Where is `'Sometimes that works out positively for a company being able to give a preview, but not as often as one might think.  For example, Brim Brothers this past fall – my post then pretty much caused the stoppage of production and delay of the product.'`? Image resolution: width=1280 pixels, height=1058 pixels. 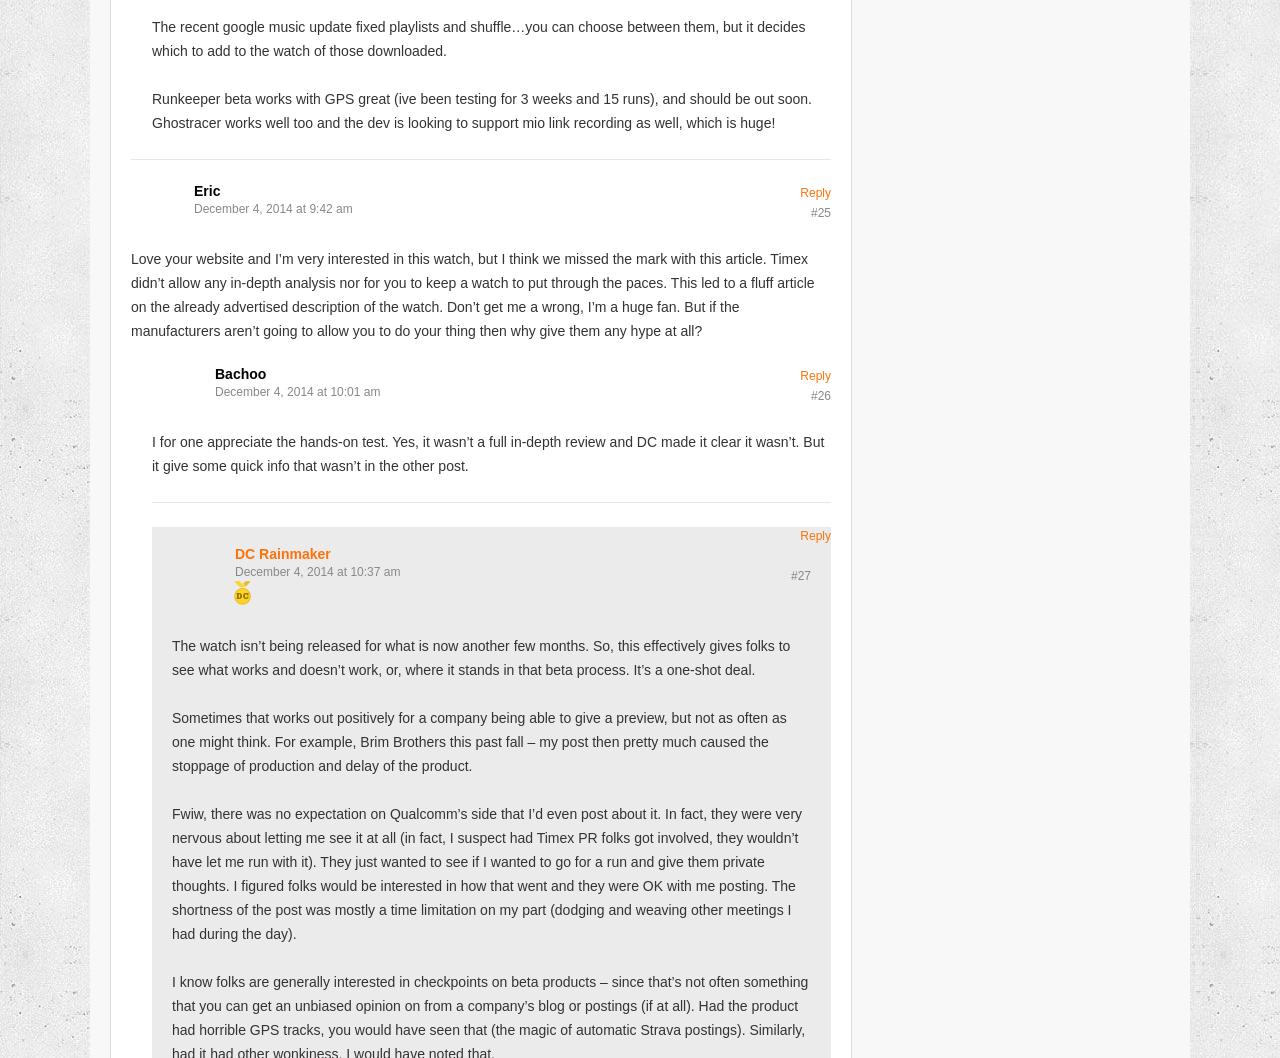 'Sometimes that works out positively for a company being able to give a preview, but not as often as one might think.  For example, Brim Brothers this past fall – my post then pretty much caused the stoppage of production and delay of the product.' is located at coordinates (477, 741).